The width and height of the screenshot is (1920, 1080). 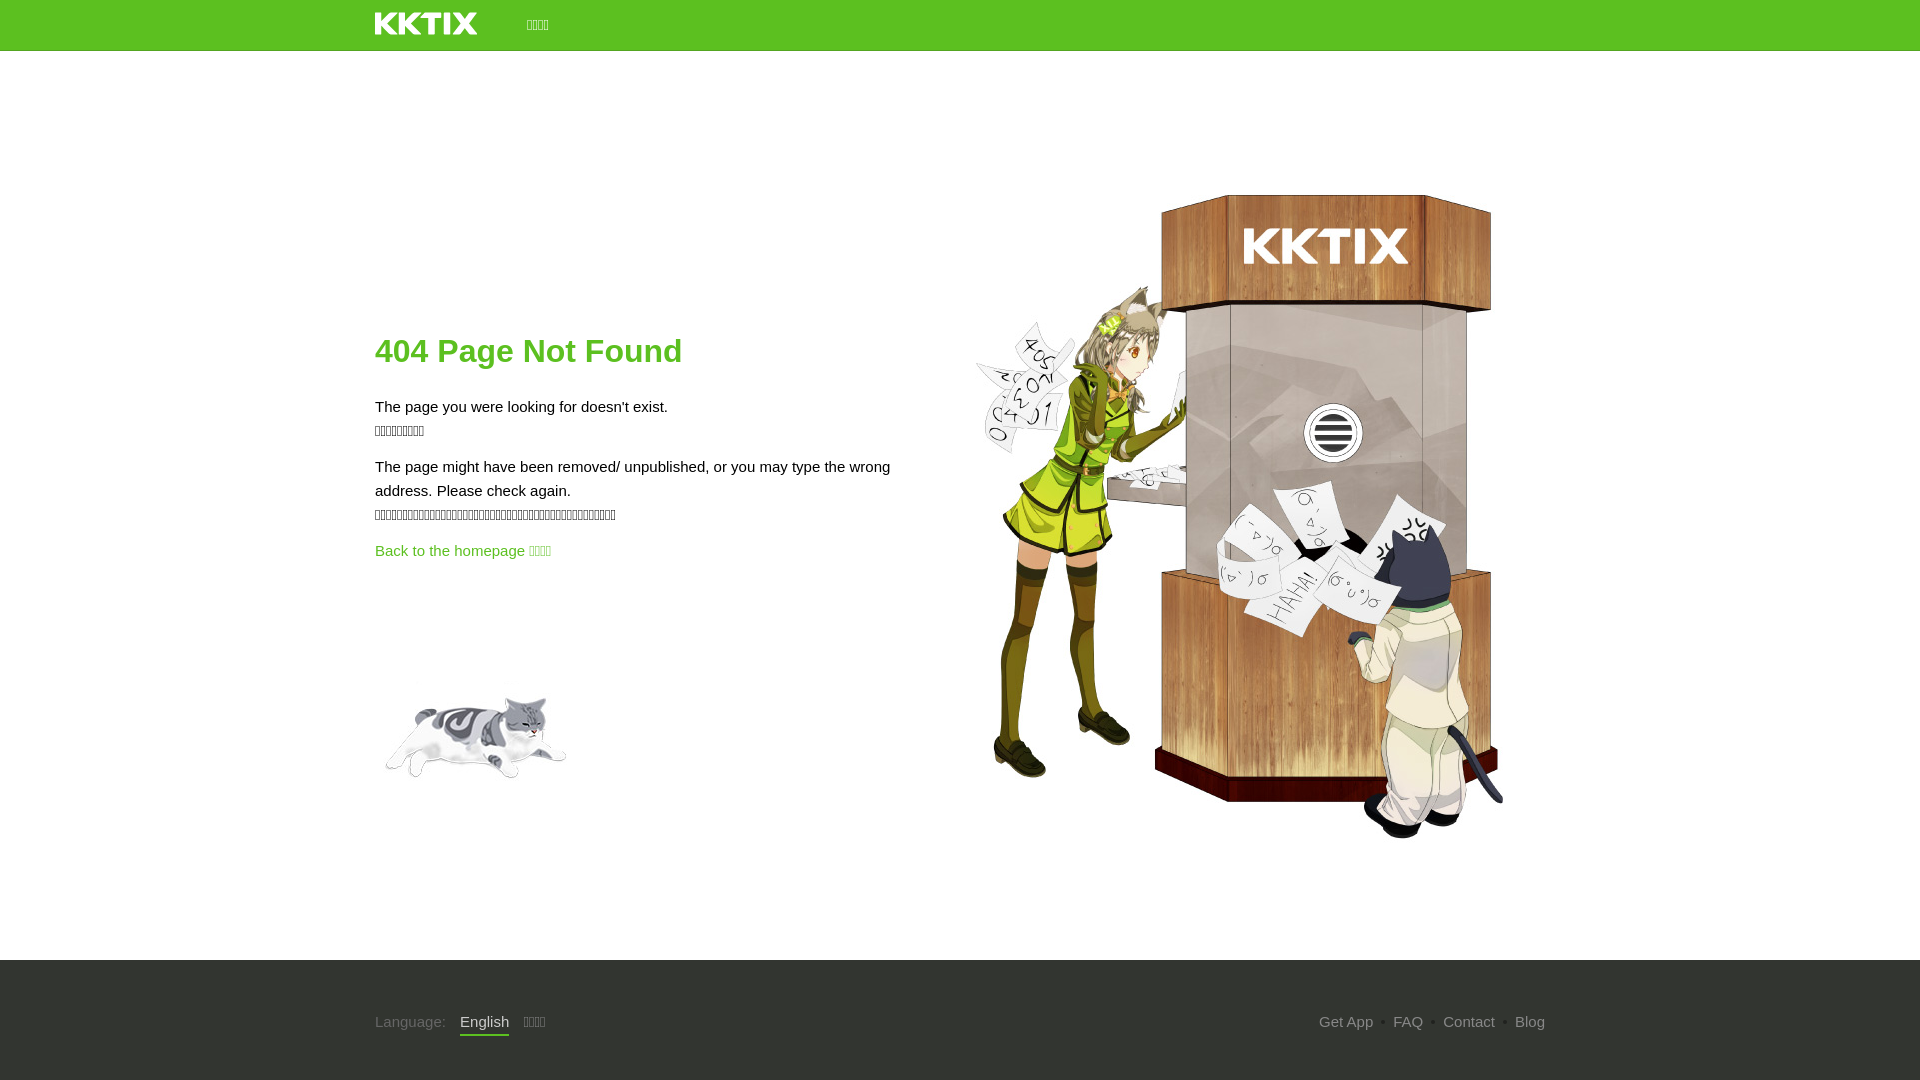 I want to click on 'Blog', so click(x=1515, y=1021).